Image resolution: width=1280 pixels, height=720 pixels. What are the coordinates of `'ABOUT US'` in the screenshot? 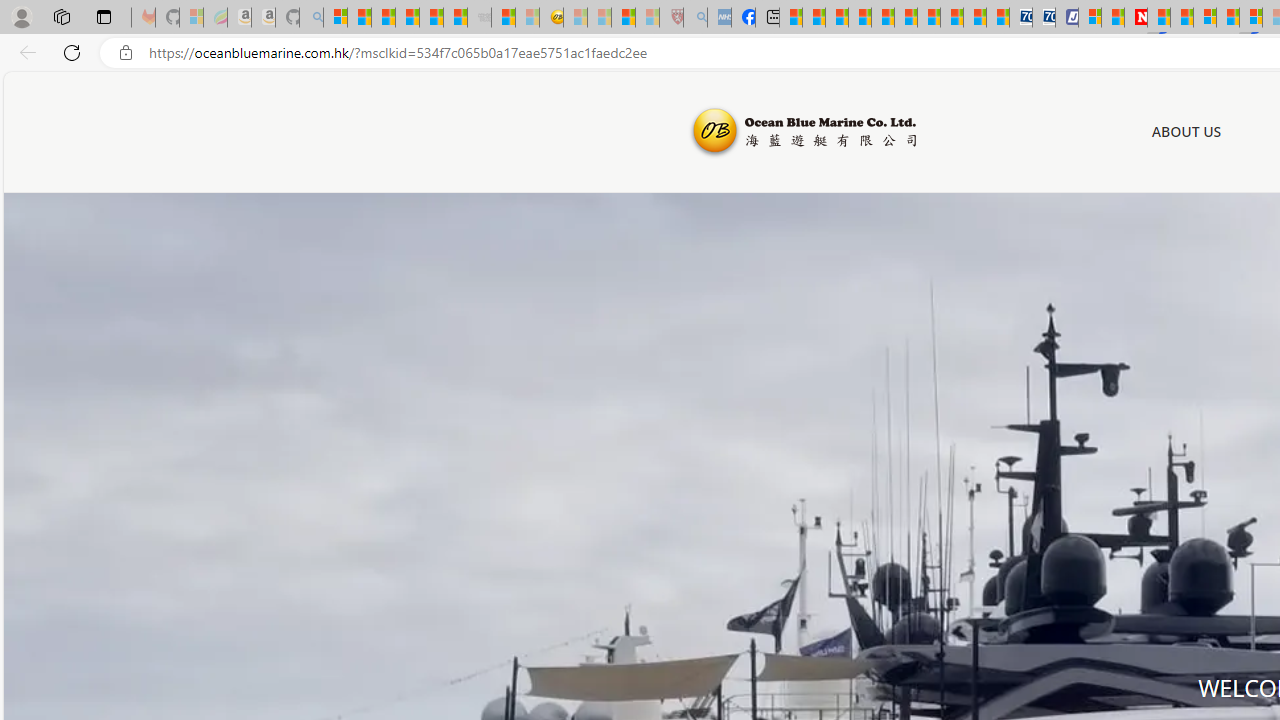 It's located at (1186, 131).